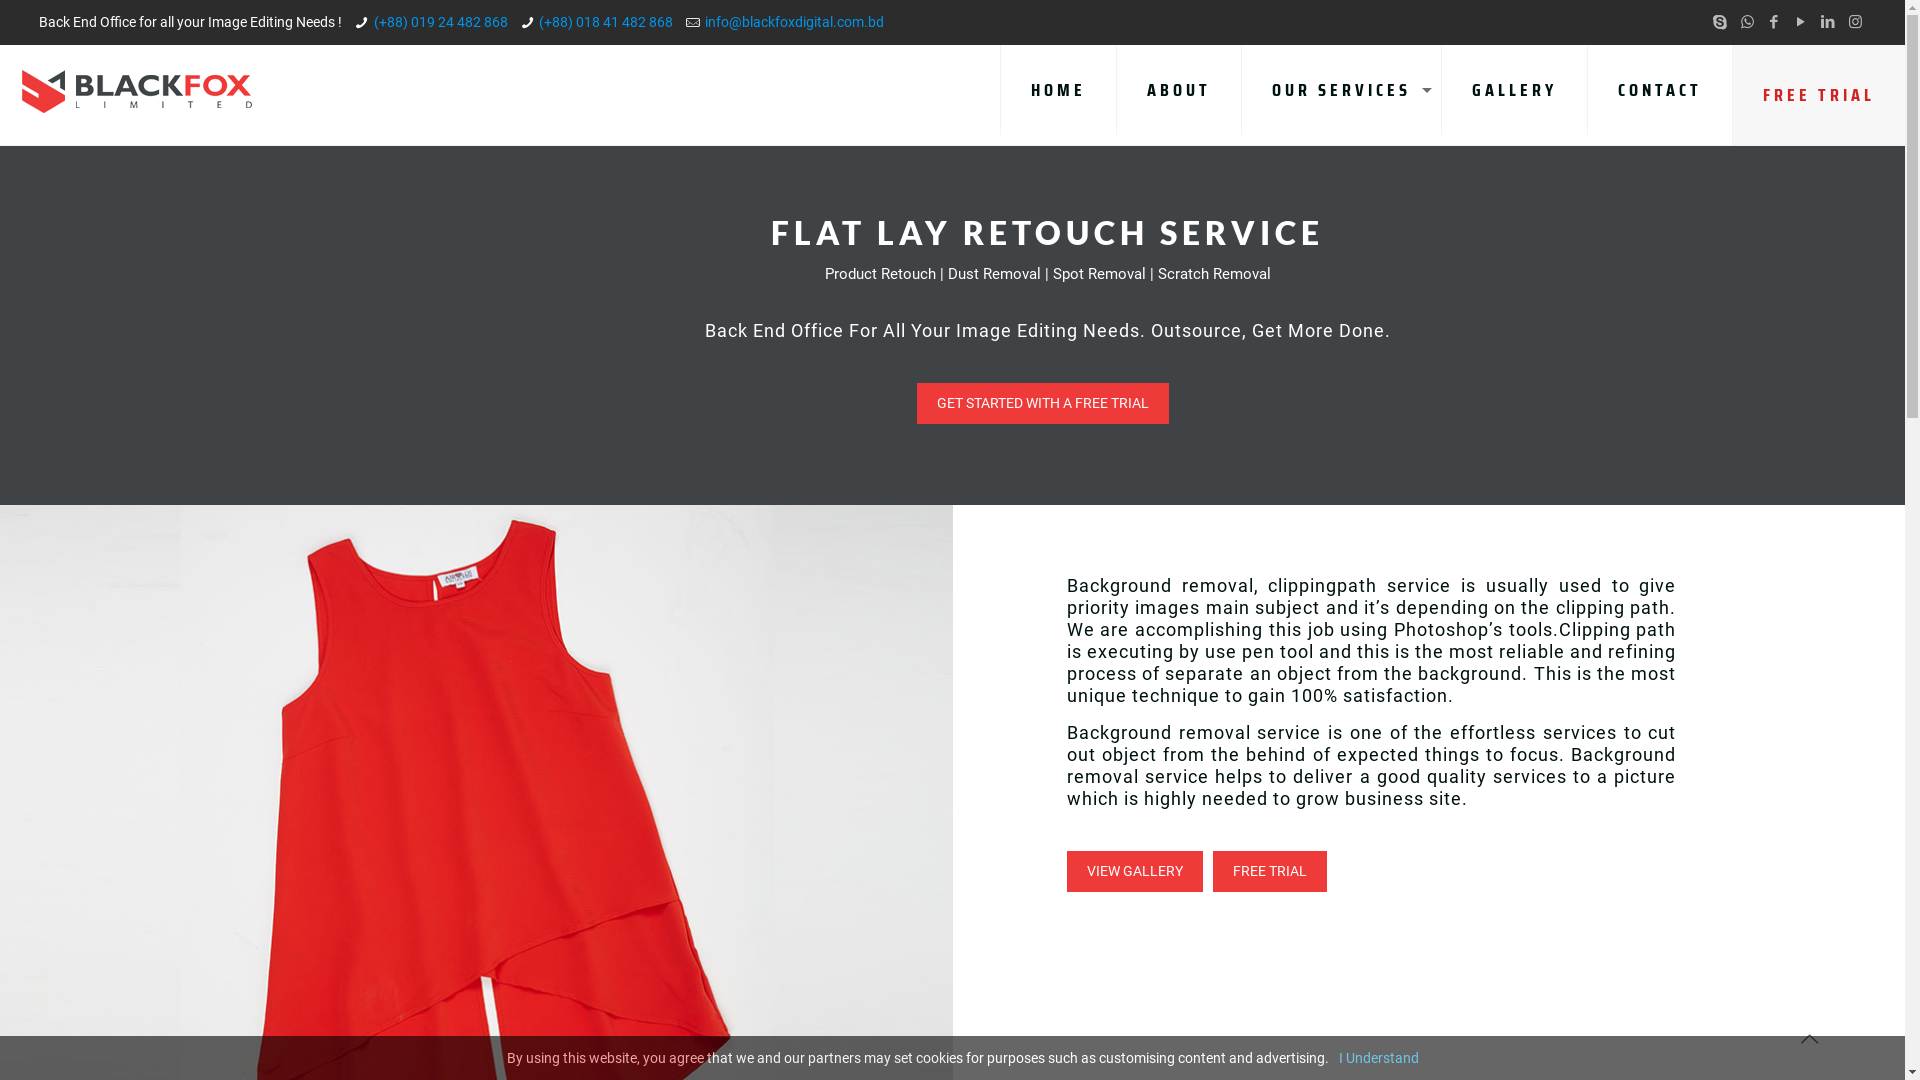 The image size is (1920, 1080). I want to click on '(+88) 019 24 482 868', so click(440, 22).